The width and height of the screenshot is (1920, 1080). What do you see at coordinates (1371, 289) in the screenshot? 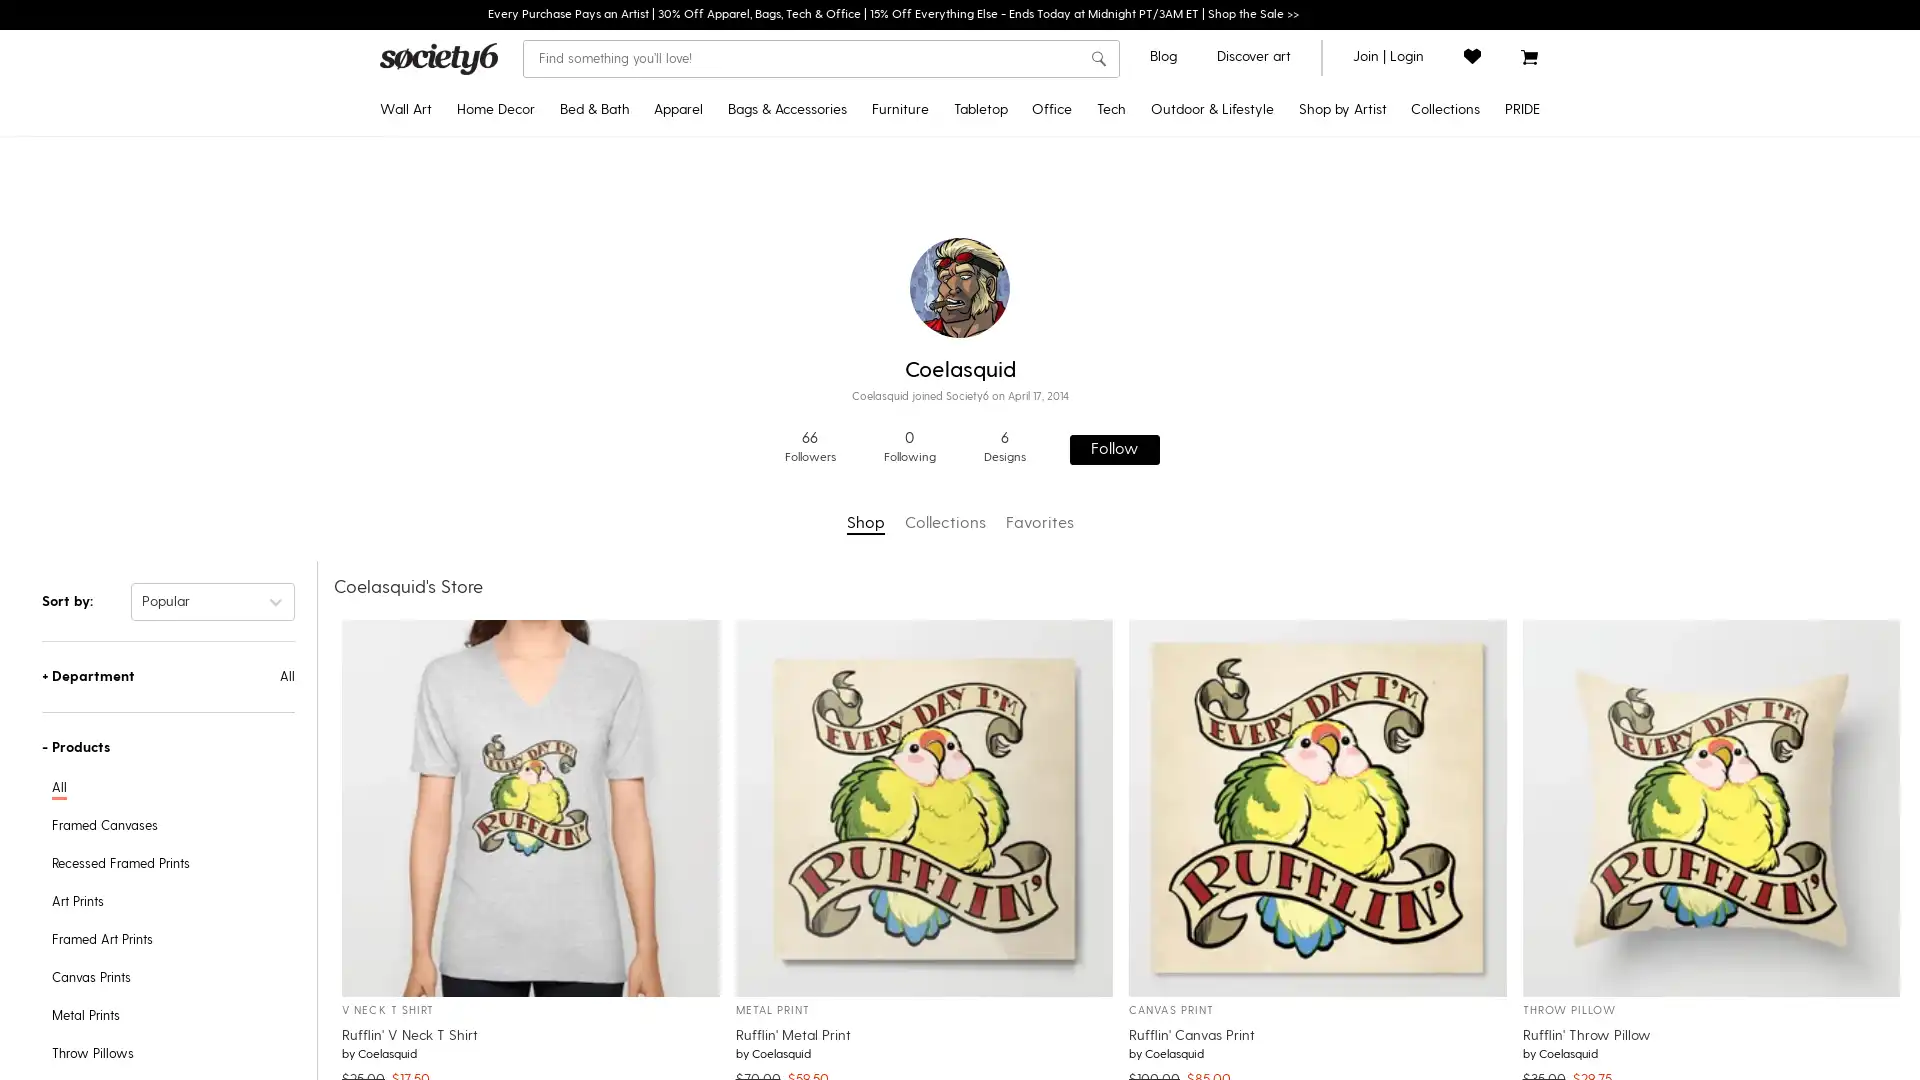
I see `Popular Wall Art` at bounding box center [1371, 289].